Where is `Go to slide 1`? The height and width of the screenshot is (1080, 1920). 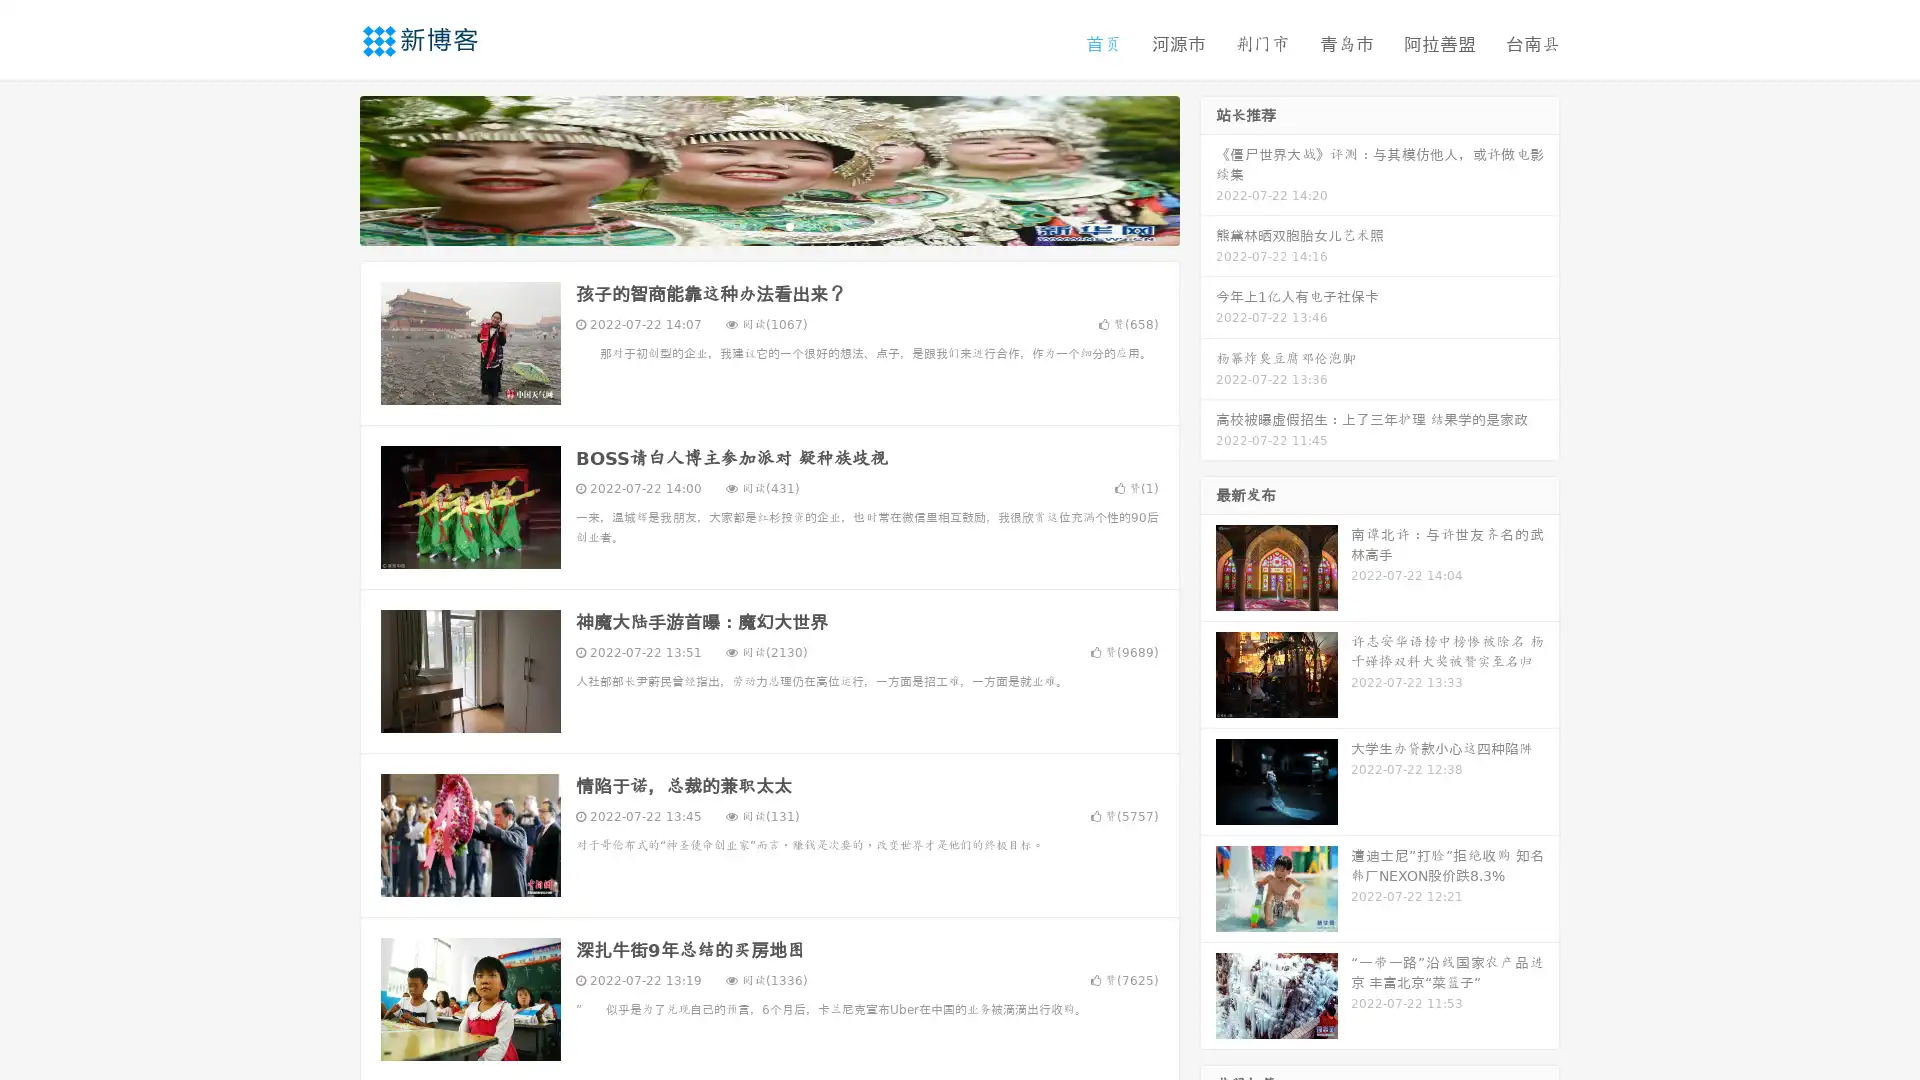
Go to slide 1 is located at coordinates (748, 225).